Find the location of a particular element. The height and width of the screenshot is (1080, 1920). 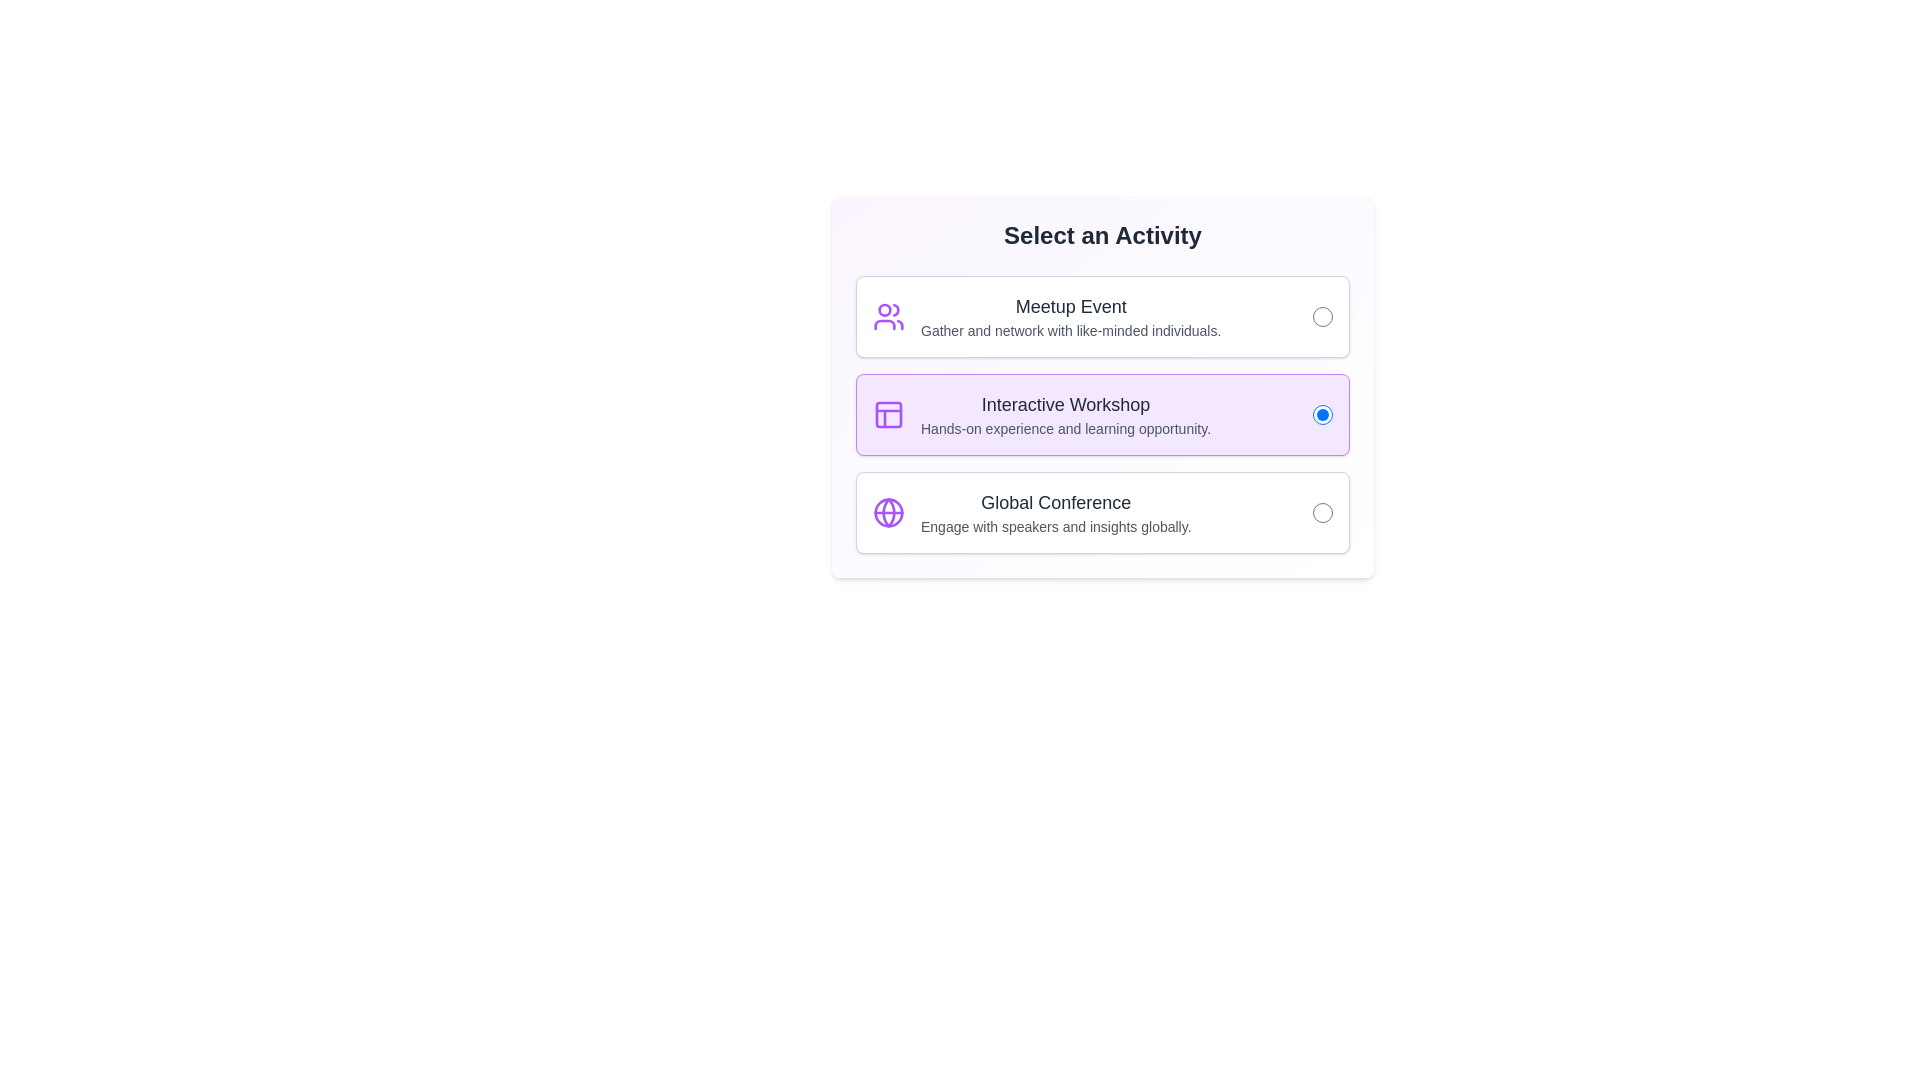

the purple globe icon that represents the 'Global Conference' selection item, located to the left of the text 'Global Conference' is located at coordinates (887, 512).